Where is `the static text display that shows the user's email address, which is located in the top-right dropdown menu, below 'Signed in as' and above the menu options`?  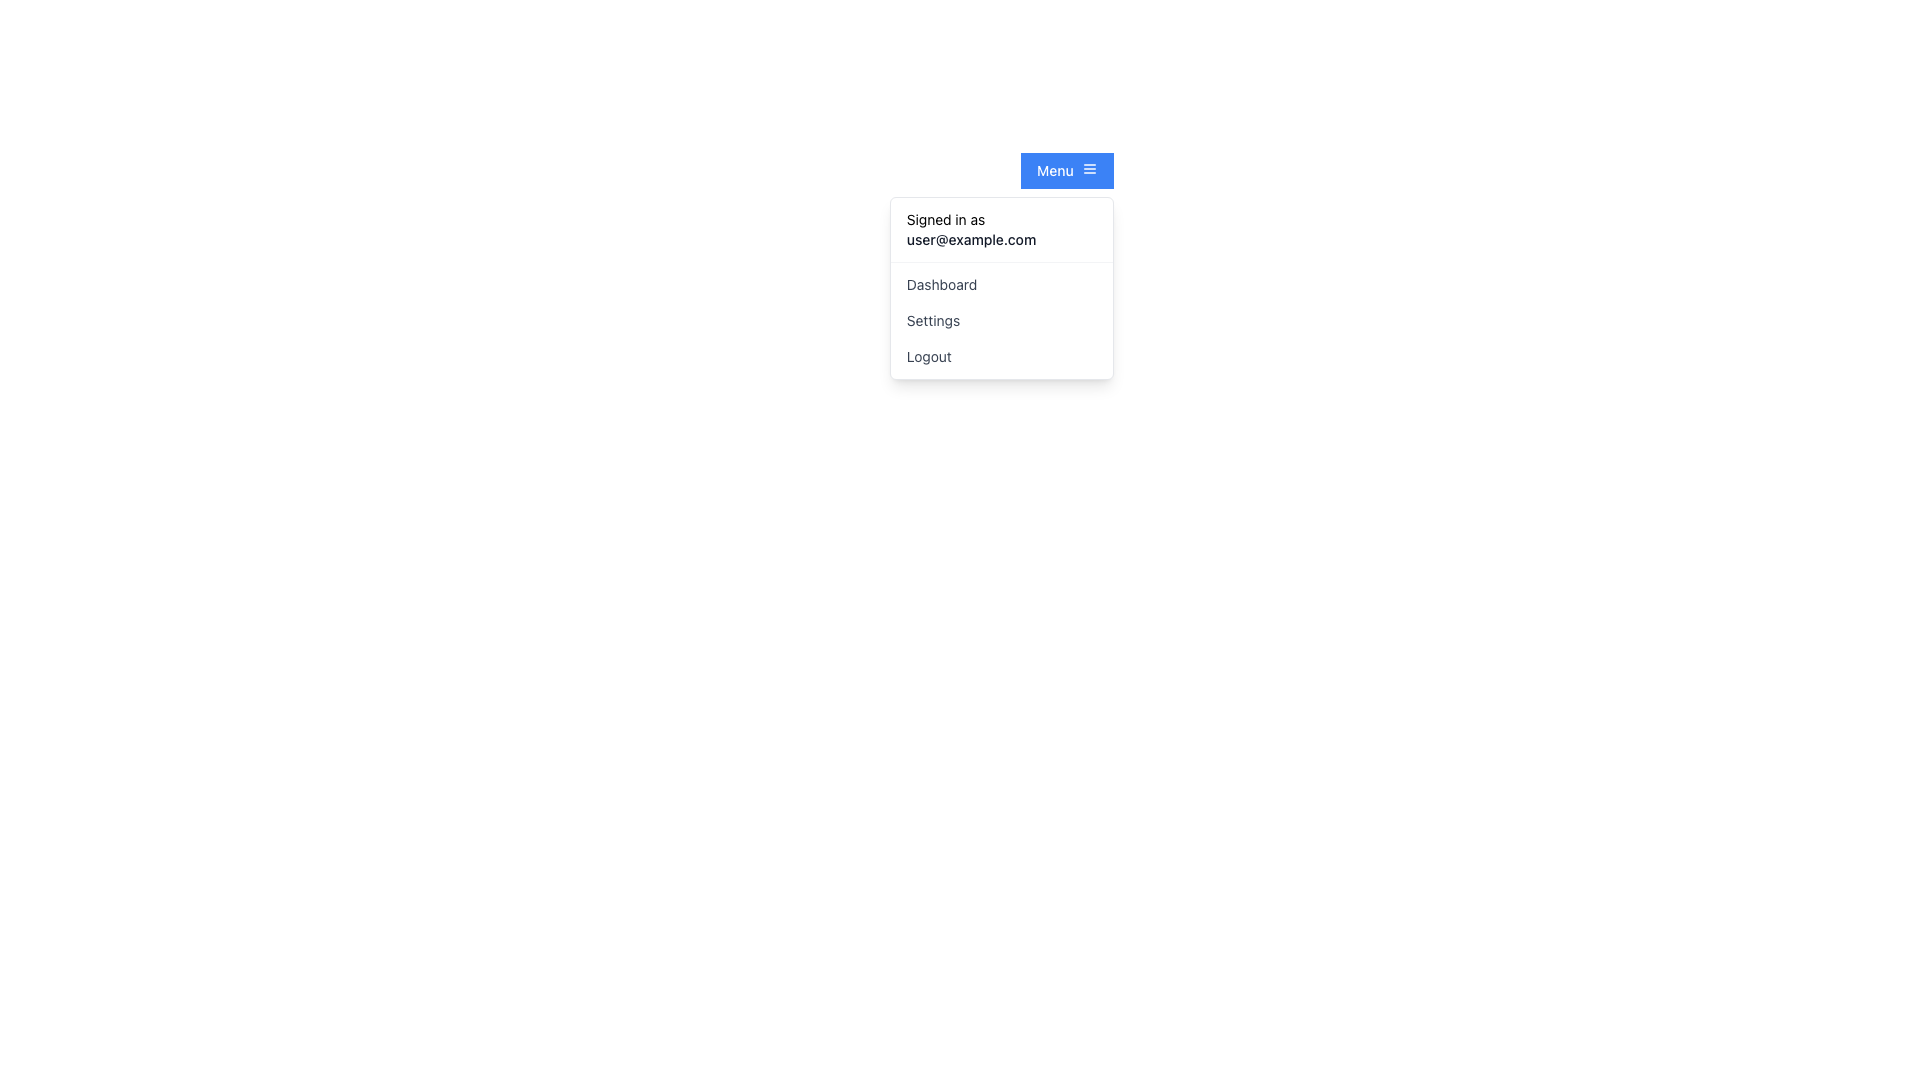 the static text display that shows the user's email address, which is located in the top-right dropdown menu, below 'Signed in as' and above the menu options is located at coordinates (1001, 238).